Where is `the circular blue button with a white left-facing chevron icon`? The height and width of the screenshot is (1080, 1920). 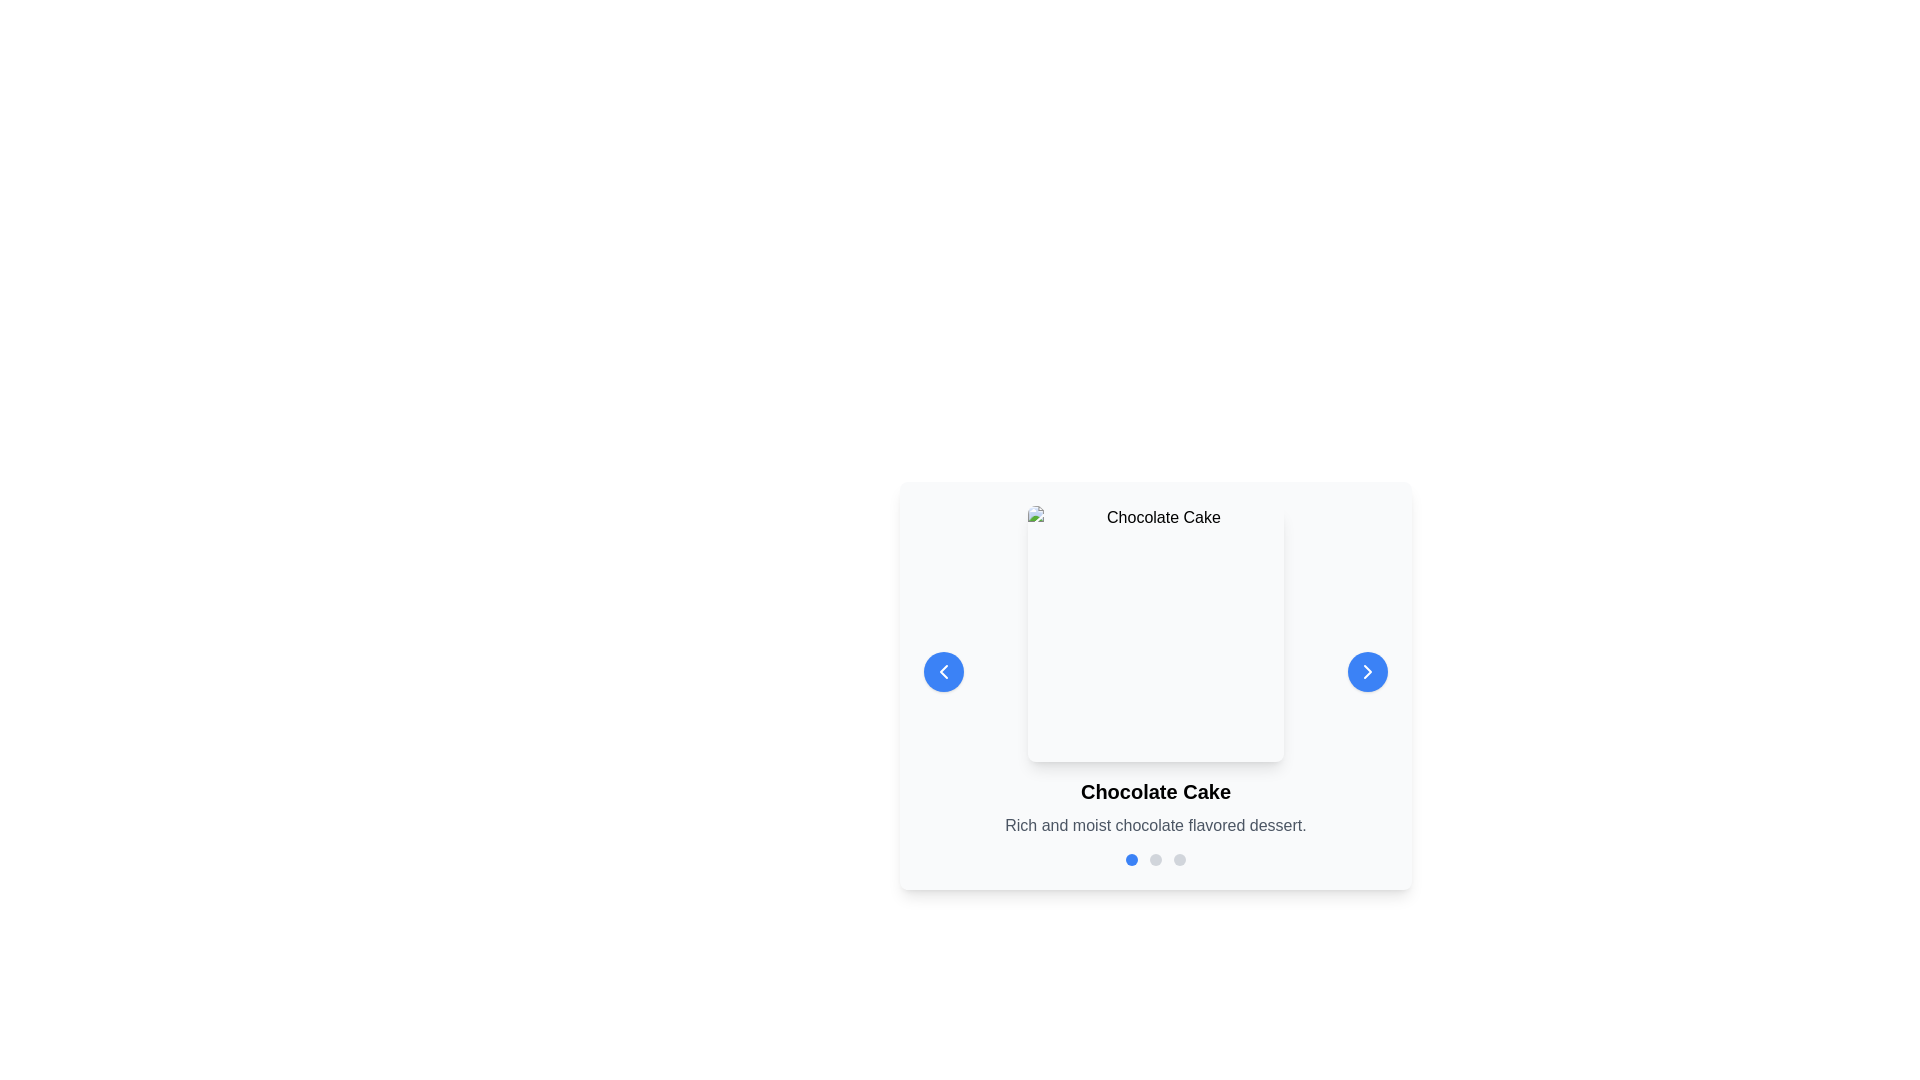
the circular blue button with a white left-facing chevron icon is located at coordinates (943, 671).